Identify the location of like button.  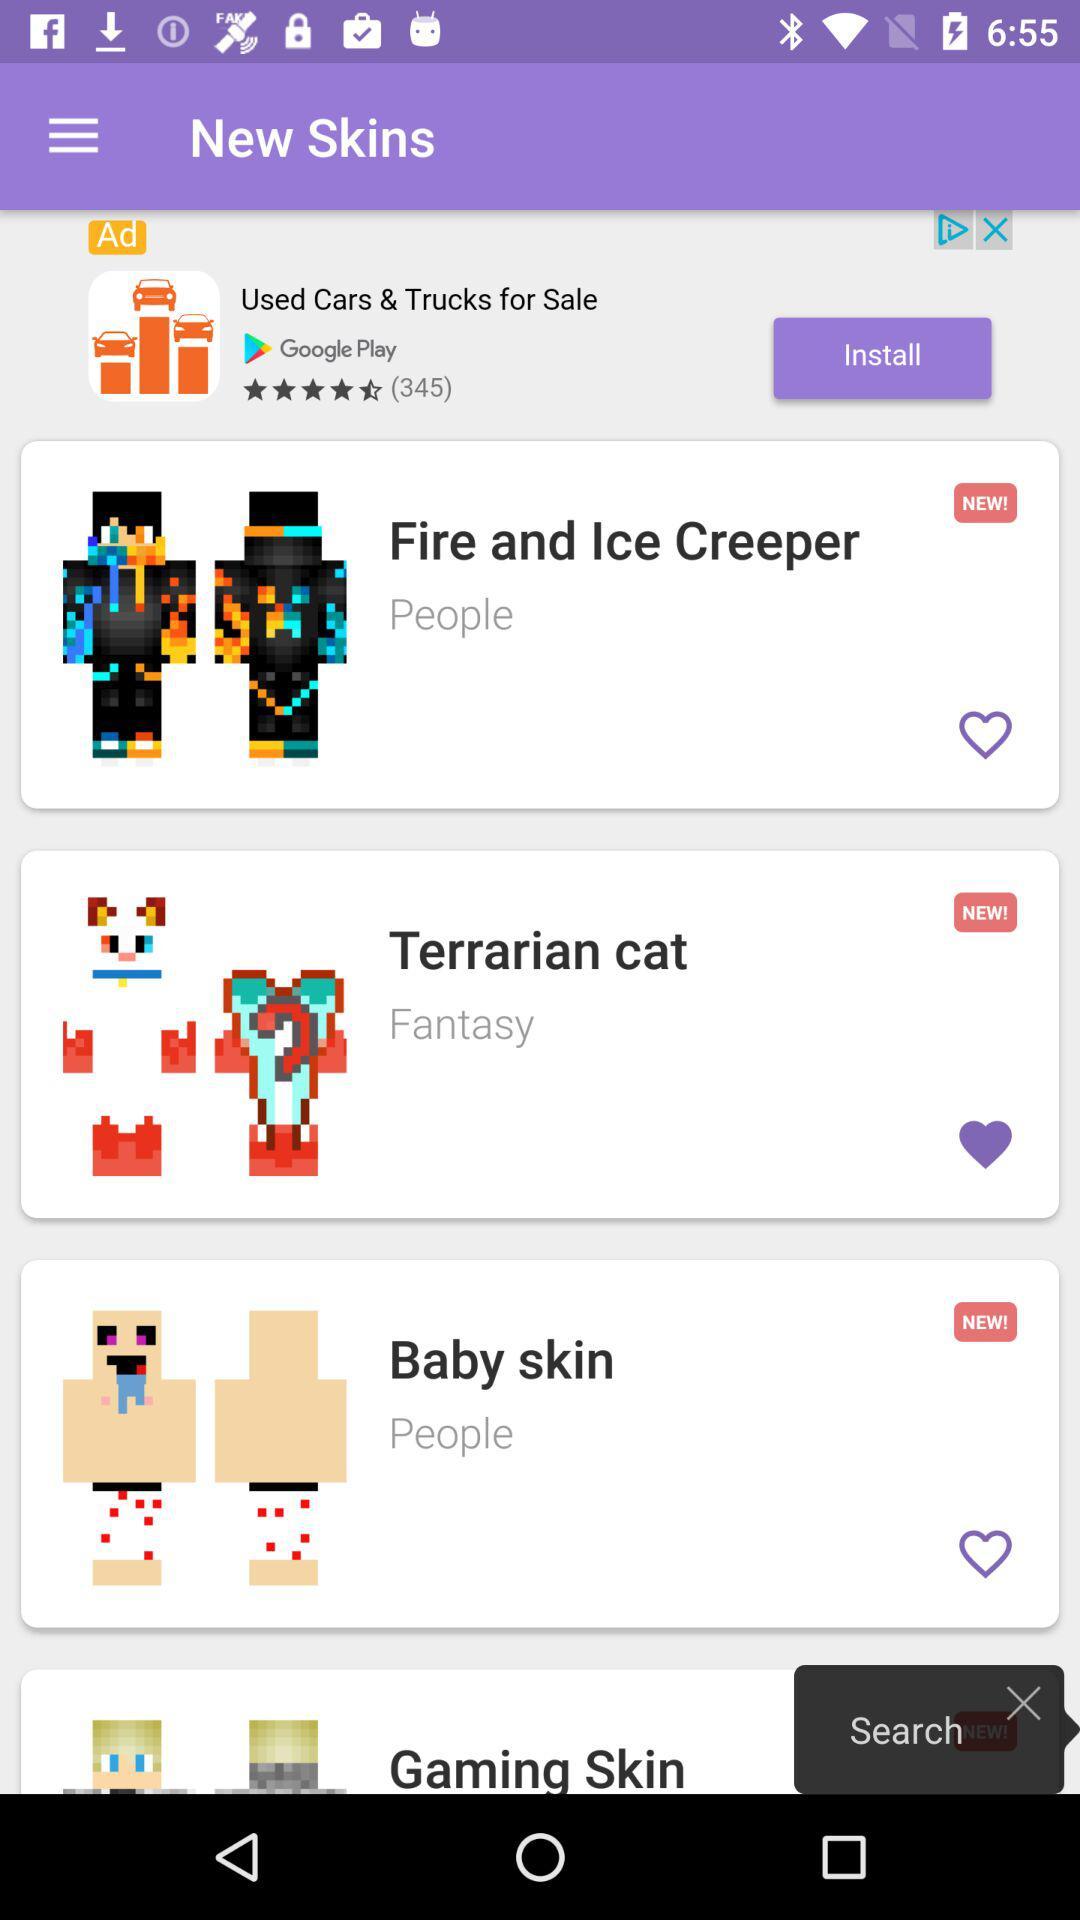
(984, 1553).